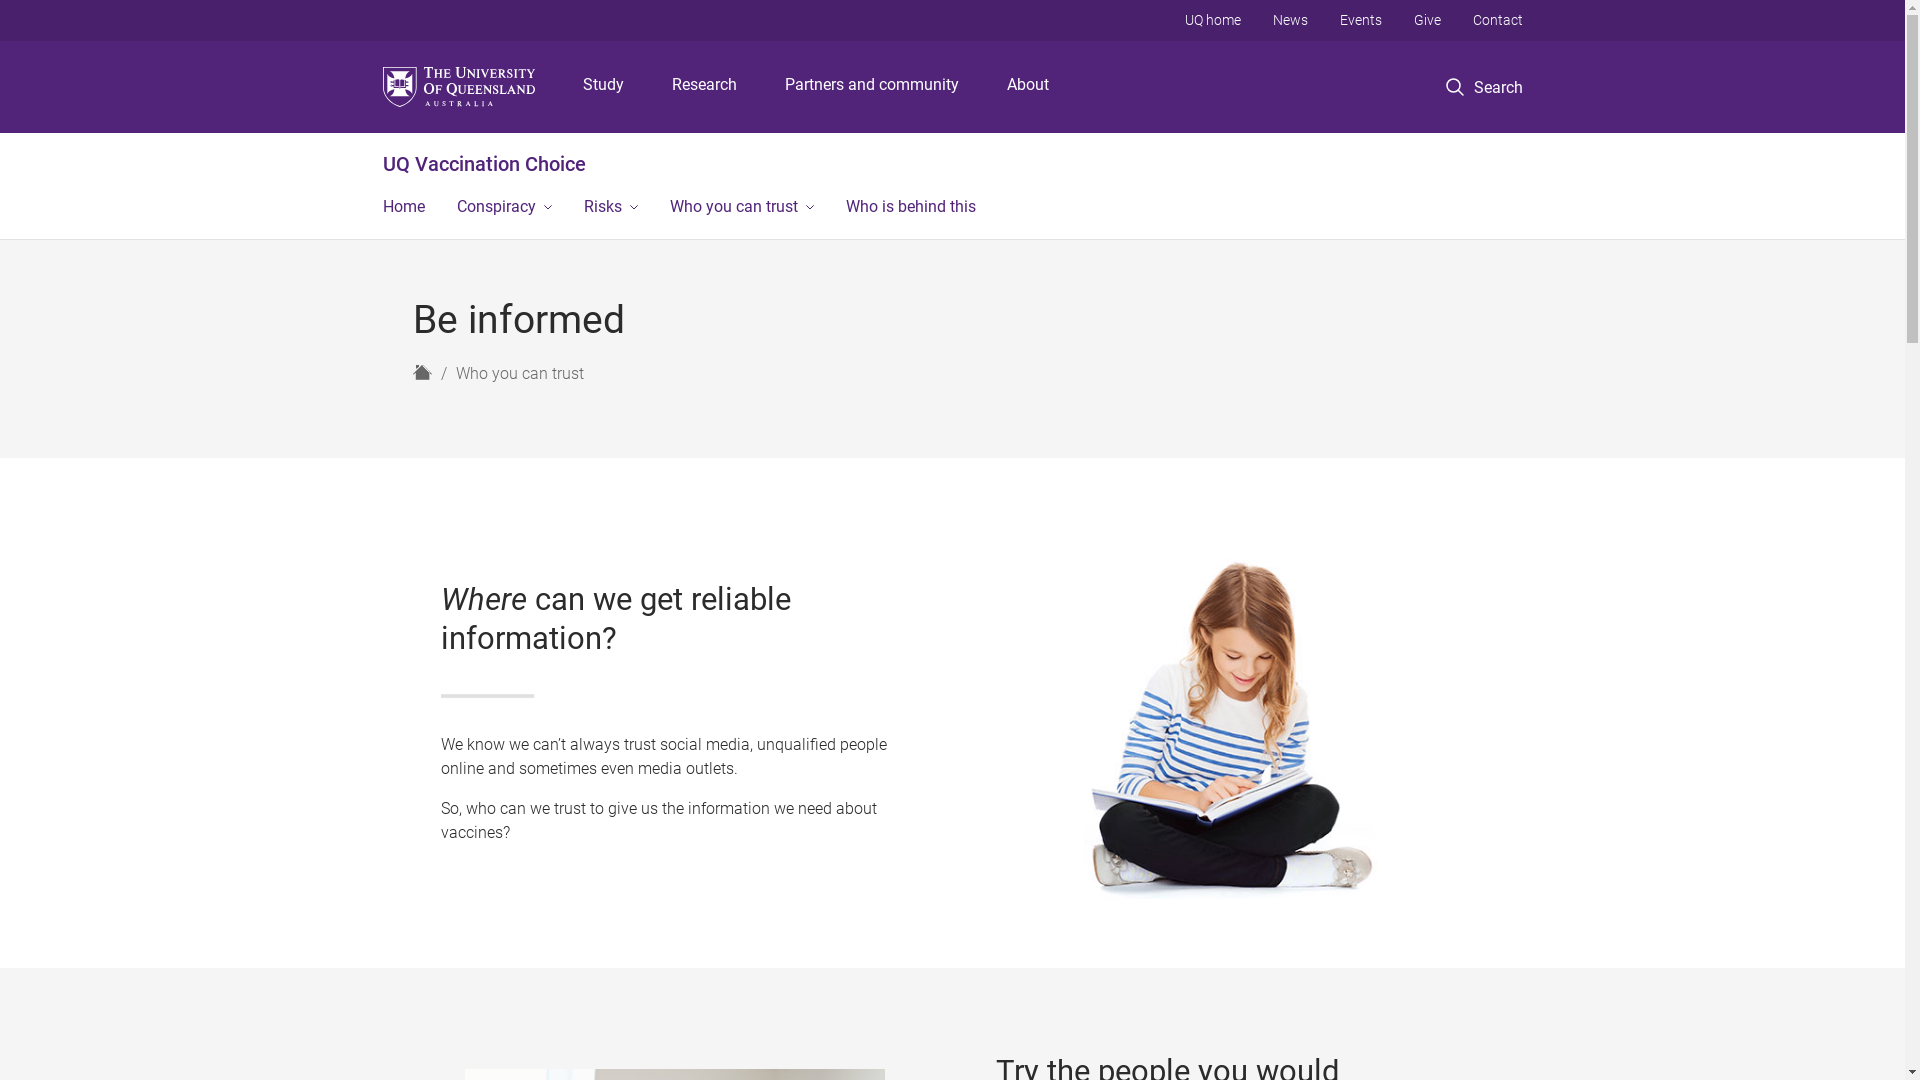  I want to click on 'Who you can trust', so click(741, 208).